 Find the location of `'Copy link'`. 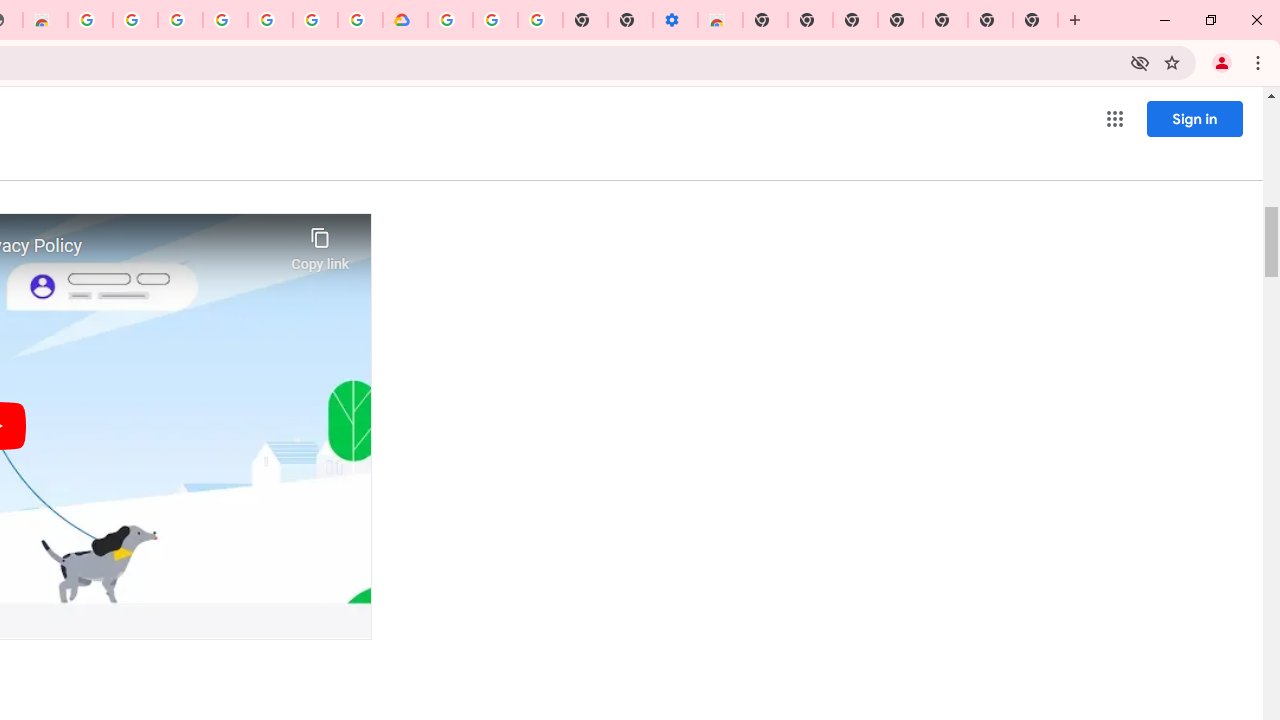

'Copy link' is located at coordinates (320, 243).